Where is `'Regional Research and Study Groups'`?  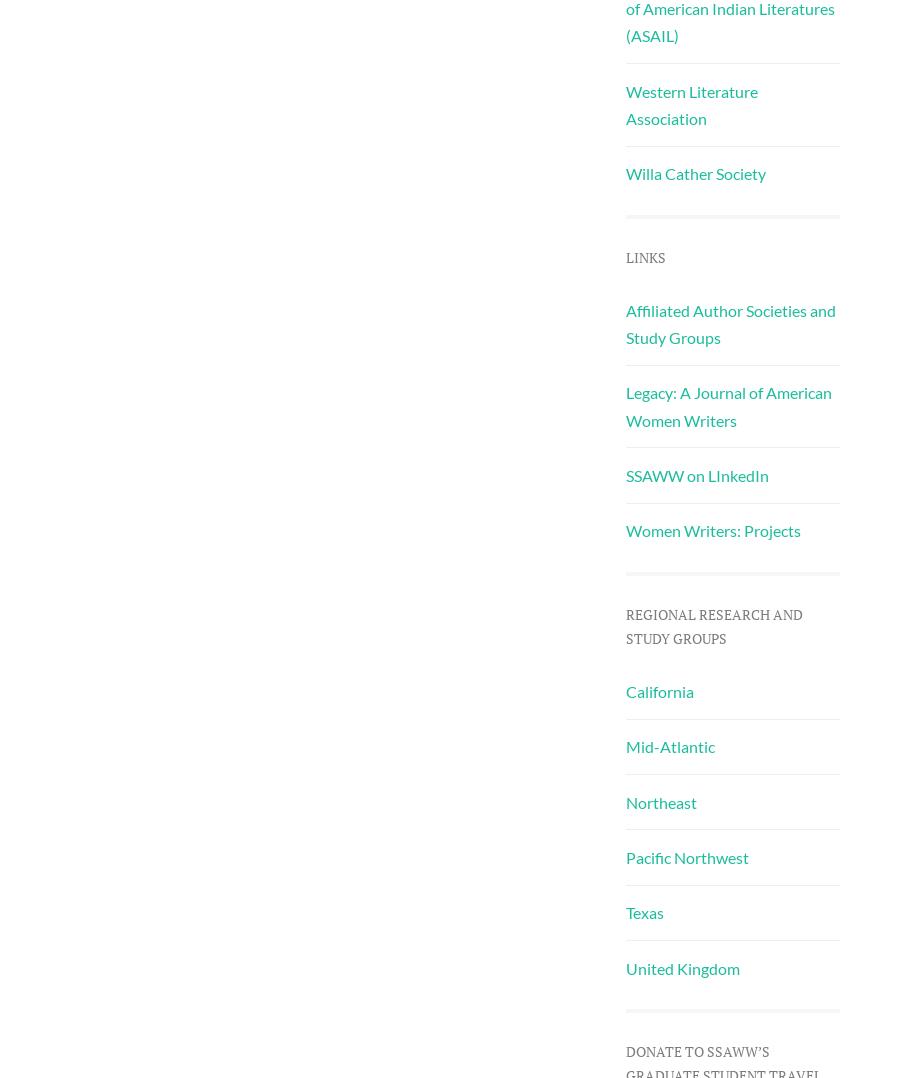 'Regional Research and Study Groups' is located at coordinates (712, 624).